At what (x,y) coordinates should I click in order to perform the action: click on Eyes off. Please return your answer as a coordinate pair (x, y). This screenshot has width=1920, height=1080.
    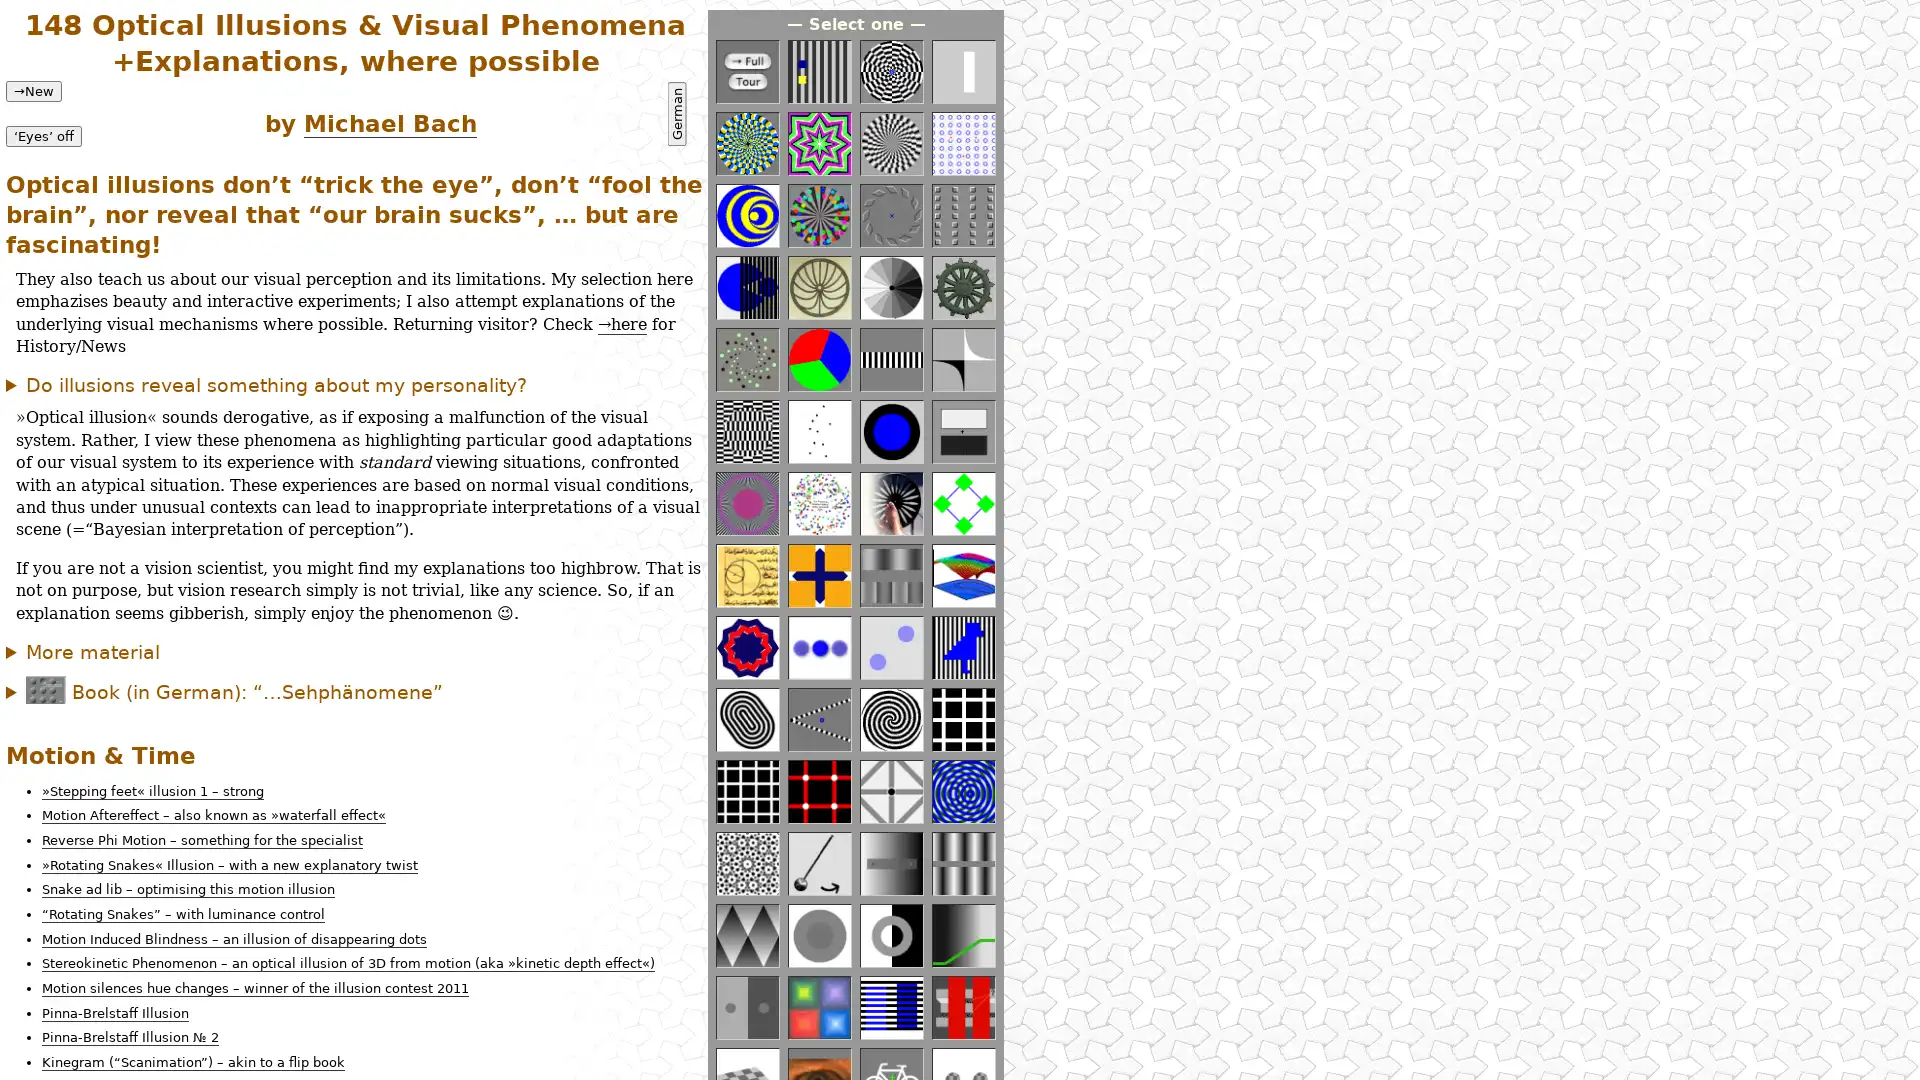
    Looking at the image, I should click on (43, 135).